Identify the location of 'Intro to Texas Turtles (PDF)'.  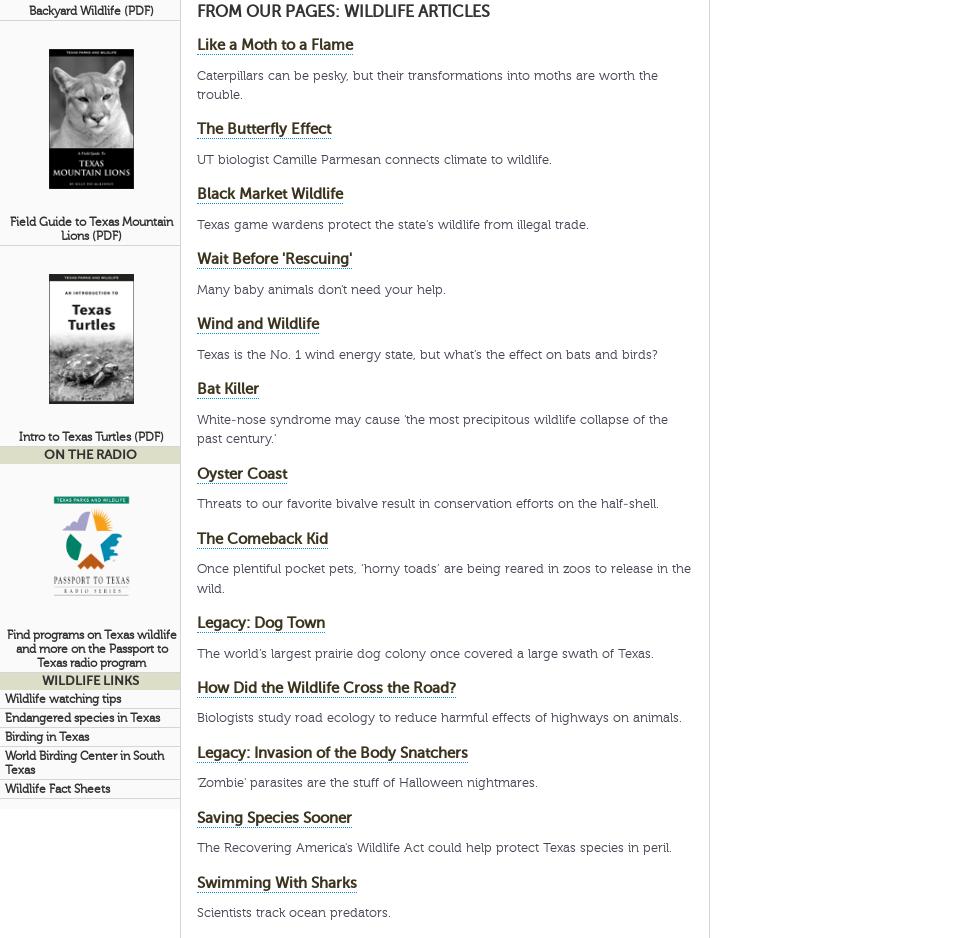
(91, 435).